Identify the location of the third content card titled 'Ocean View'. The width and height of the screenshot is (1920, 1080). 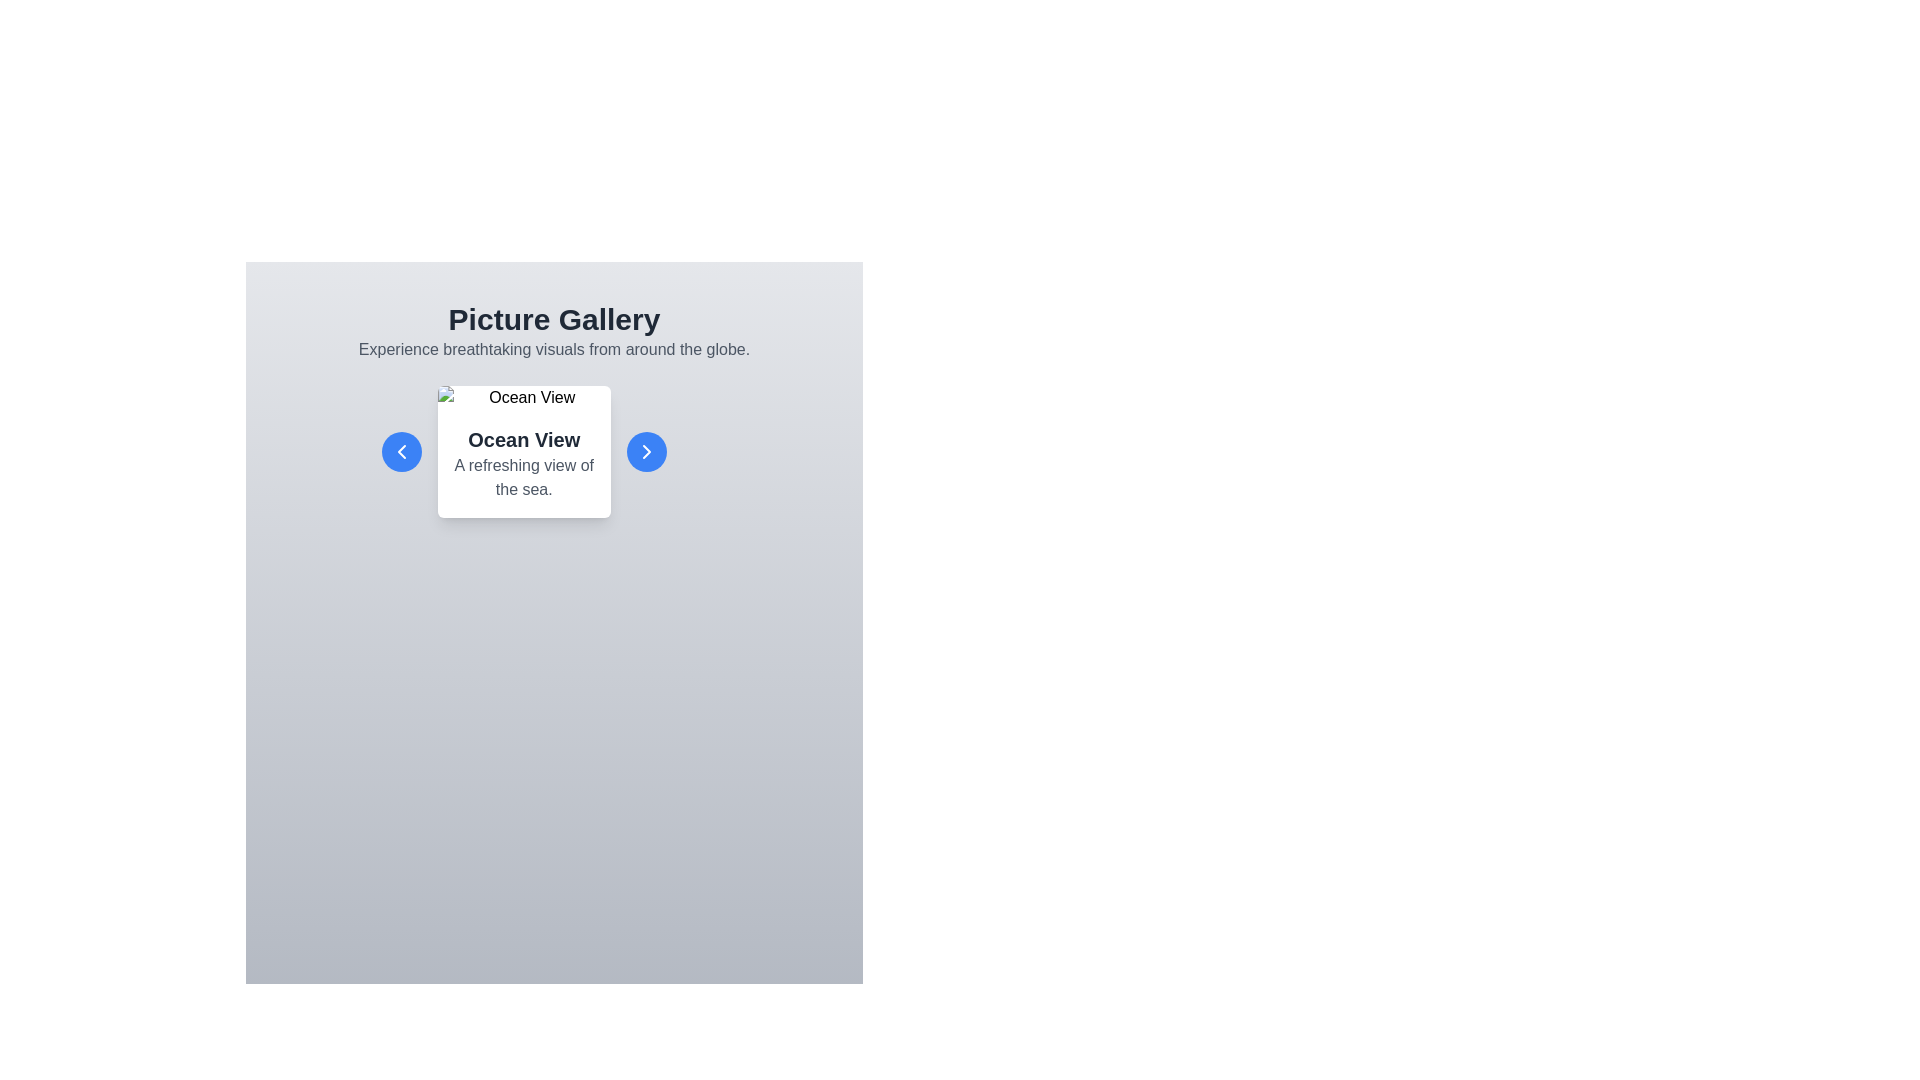
(524, 451).